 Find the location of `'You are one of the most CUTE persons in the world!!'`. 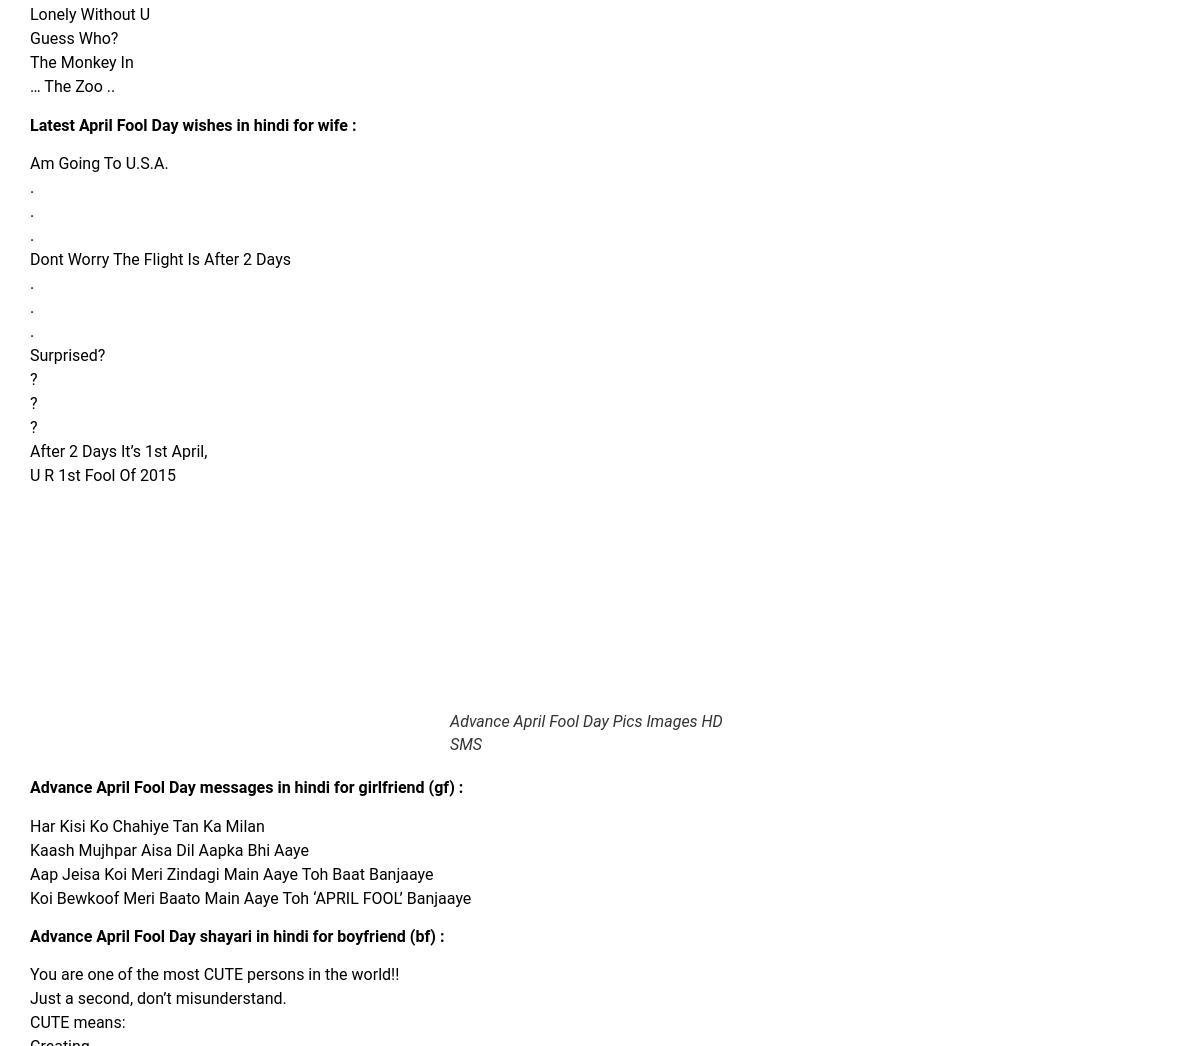

'You are one of the most CUTE persons in the world!!' is located at coordinates (213, 973).